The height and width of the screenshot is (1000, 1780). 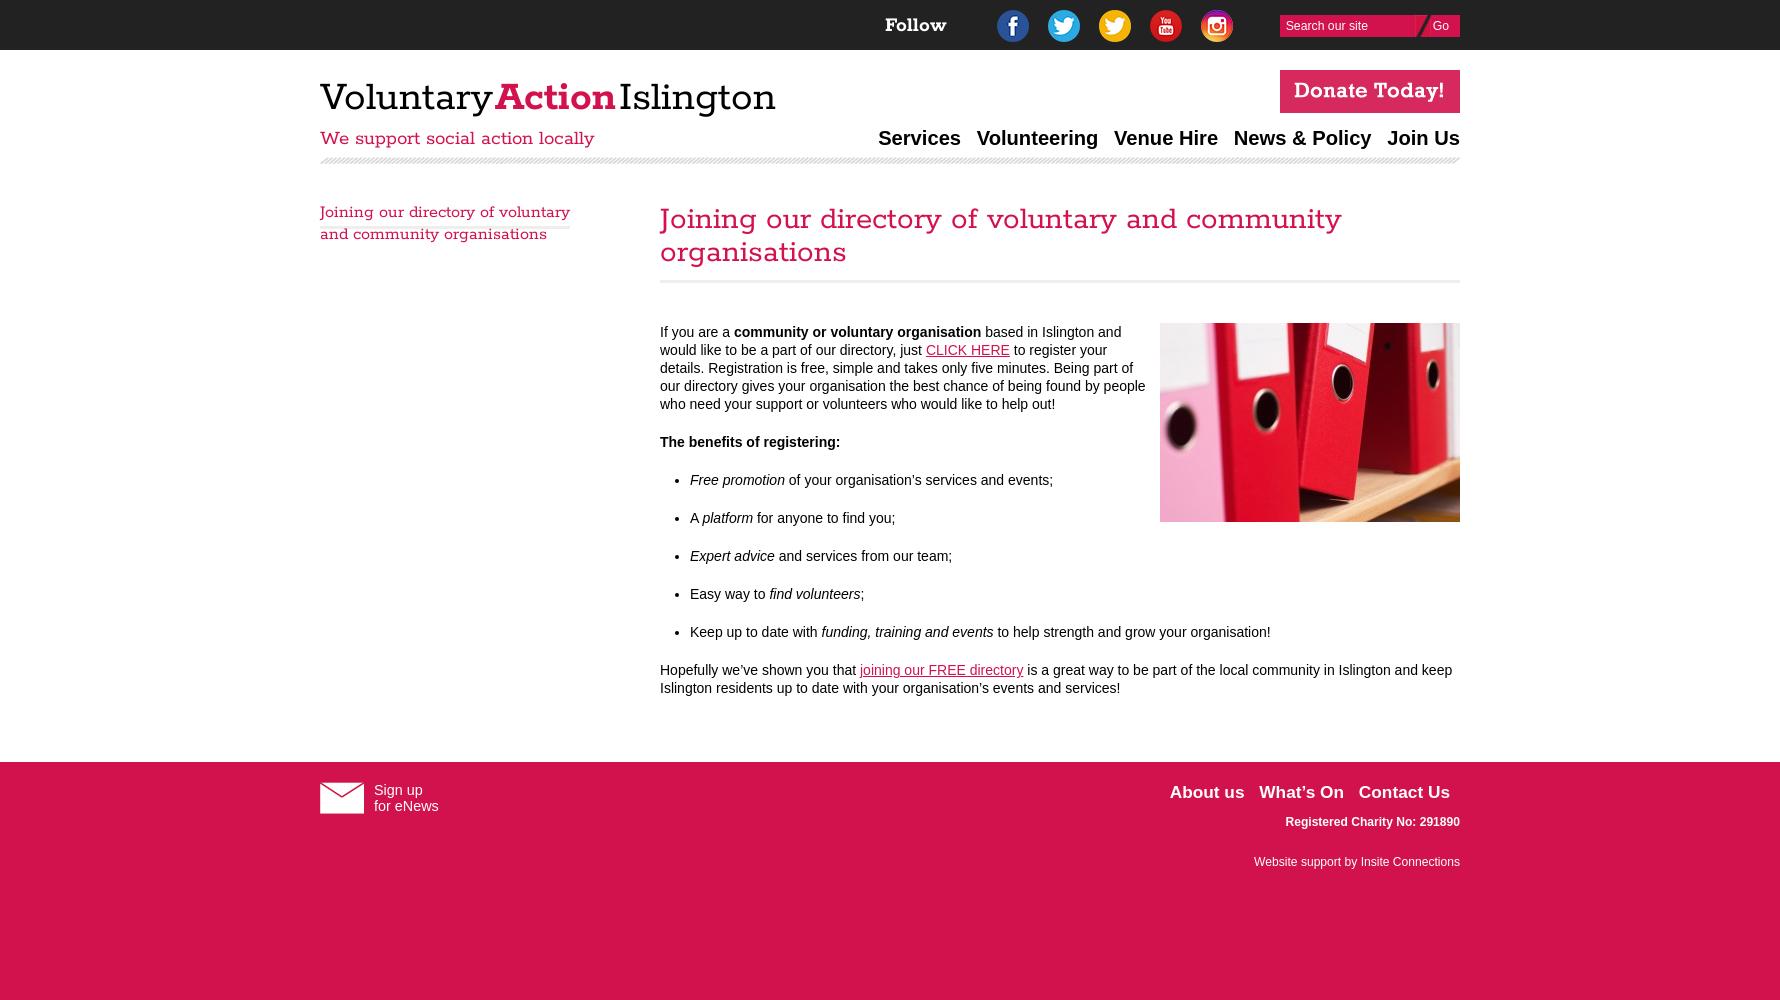 What do you see at coordinates (902, 377) in the screenshot?
I see `'to register your details. Registration is free, simple and takes only five minutes. Being part of our directory gives your organisation the best chance of being found by people who need your support or volunteers who would like to help out!'` at bounding box center [902, 377].